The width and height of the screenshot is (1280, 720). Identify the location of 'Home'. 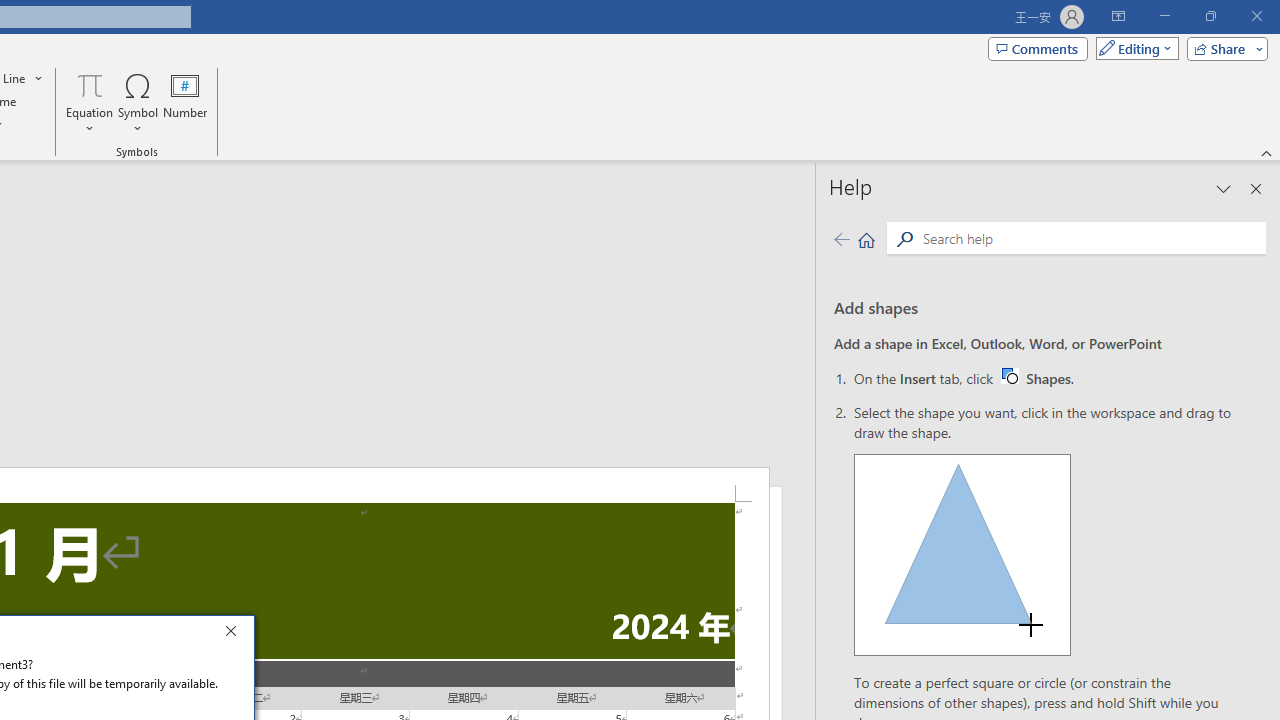
(866, 238).